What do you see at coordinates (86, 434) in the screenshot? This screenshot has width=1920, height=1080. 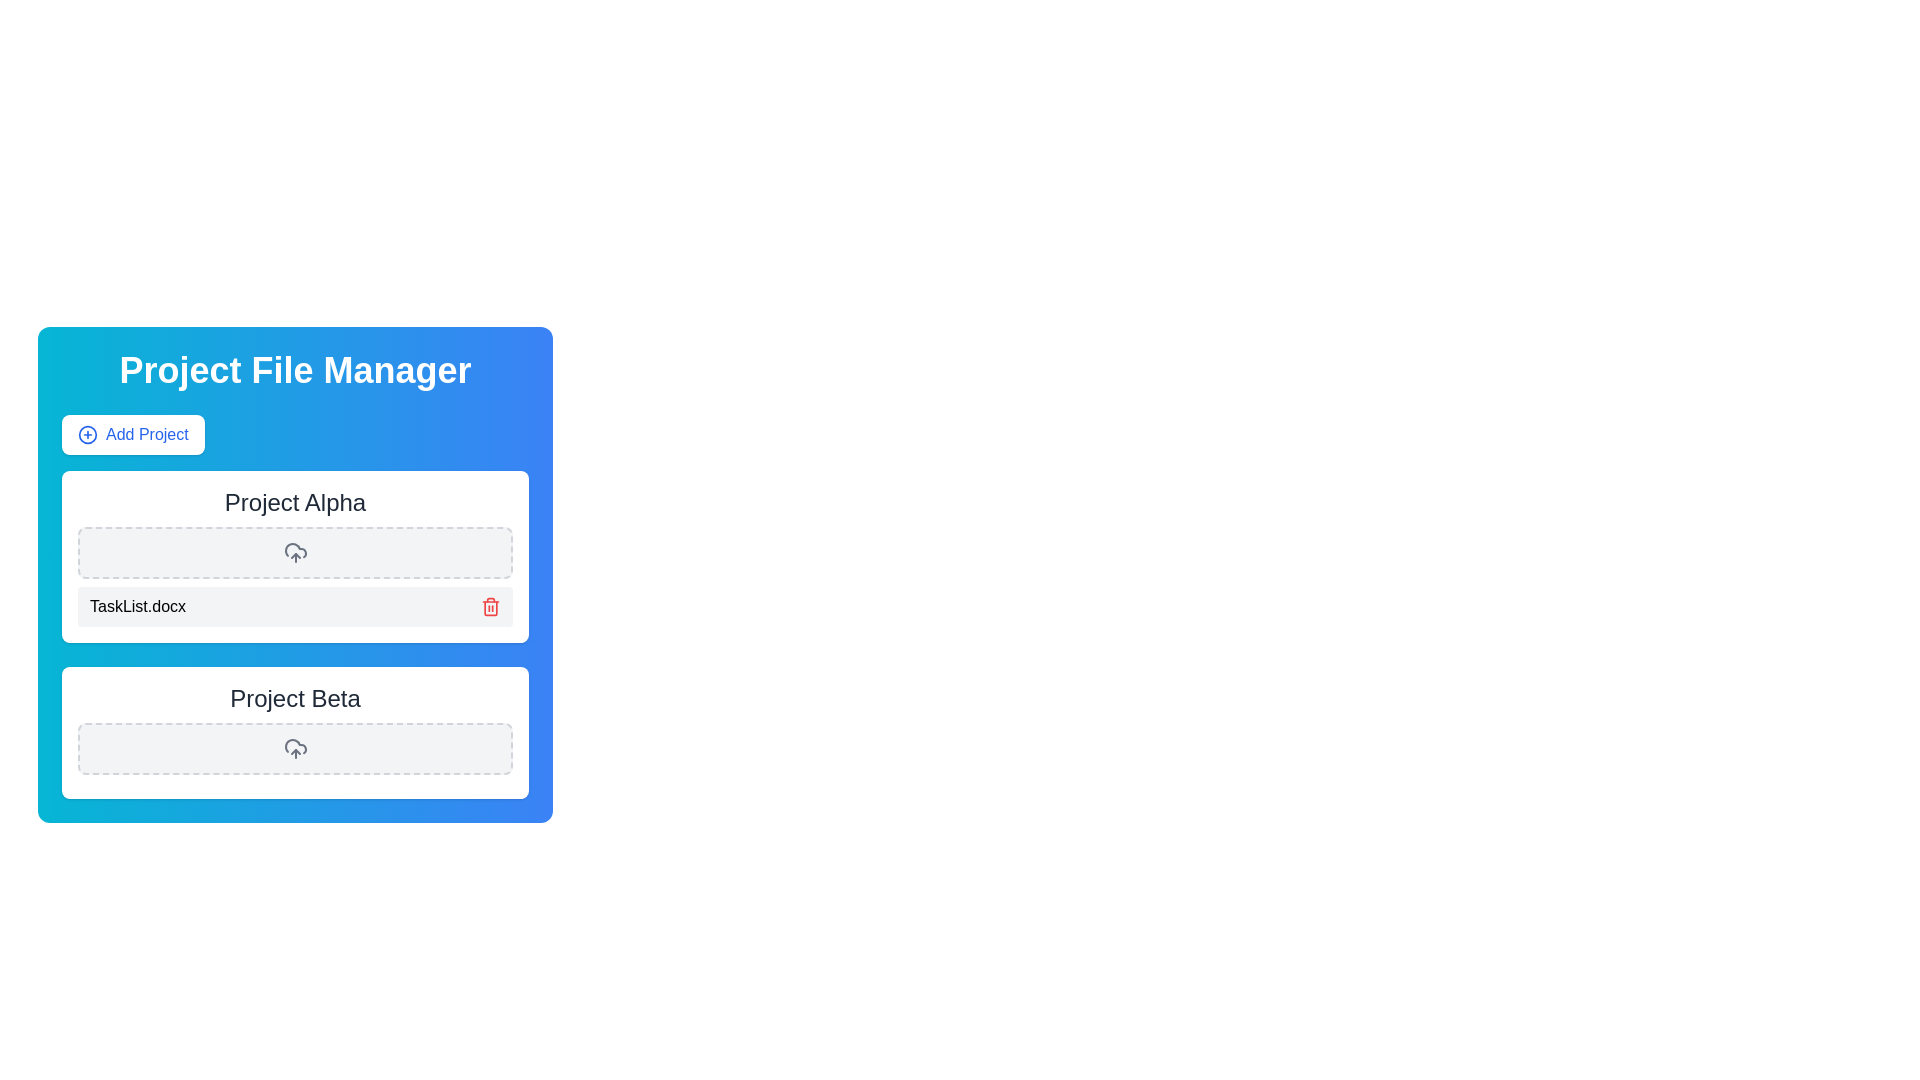 I see `the circular icon located to the left of the 'Add Project' button, which features a thin outline and an inner cross symbol` at bounding box center [86, 434].